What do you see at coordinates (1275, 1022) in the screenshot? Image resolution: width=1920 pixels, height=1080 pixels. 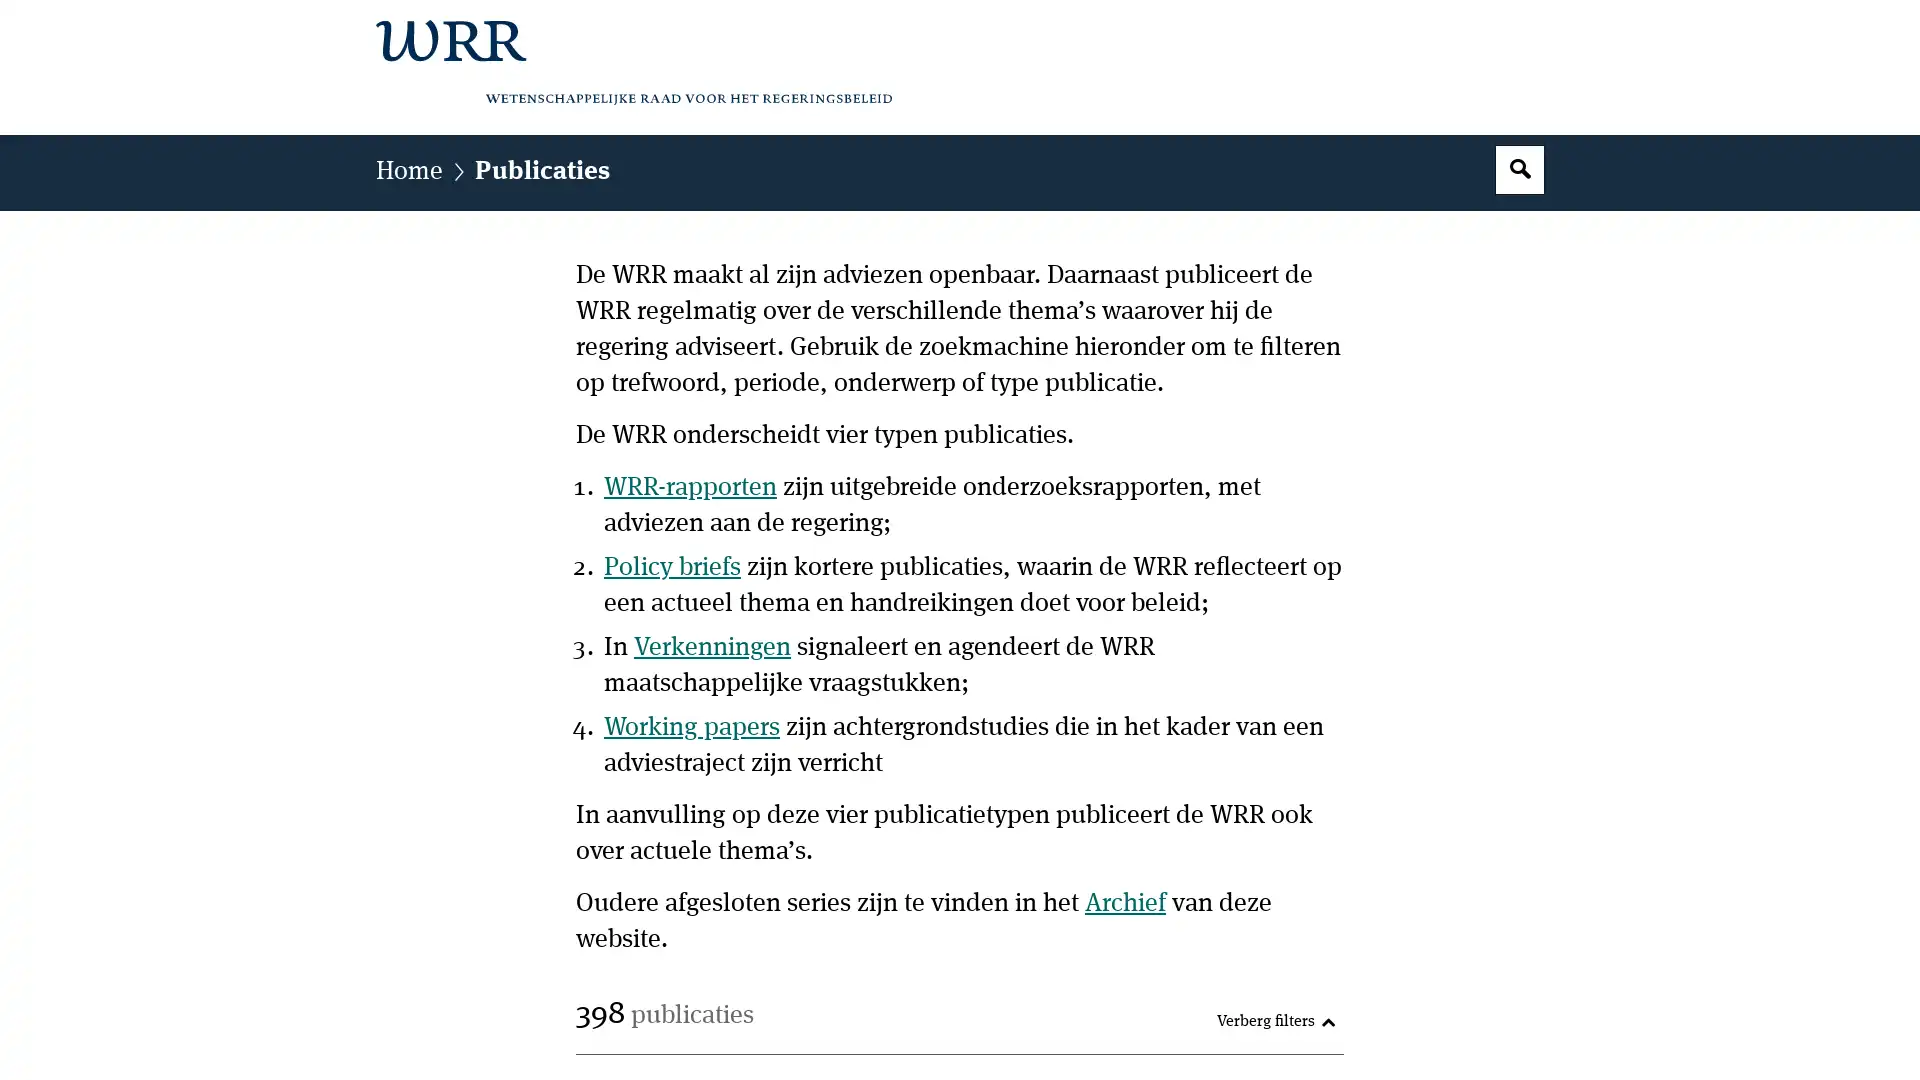 I see `Verberg filters` at bounding box center [1275, 1022].